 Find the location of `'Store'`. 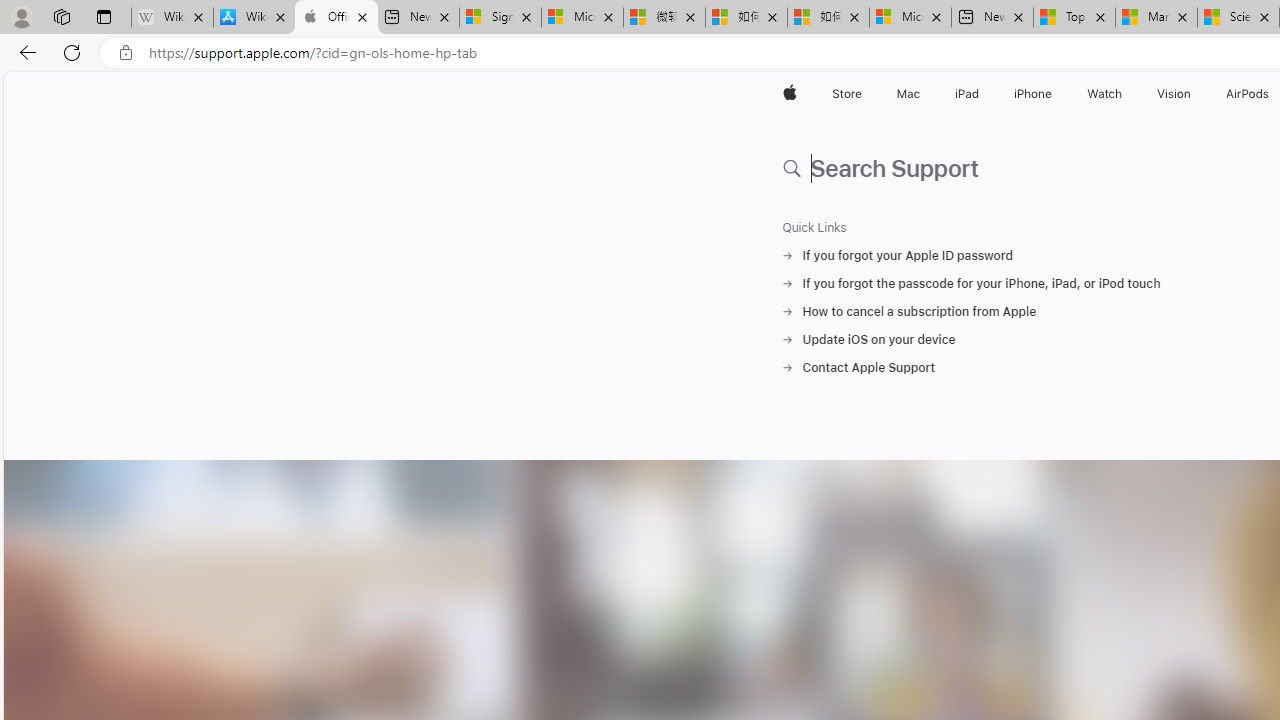

'Store' is located at coordinates (846, 93).